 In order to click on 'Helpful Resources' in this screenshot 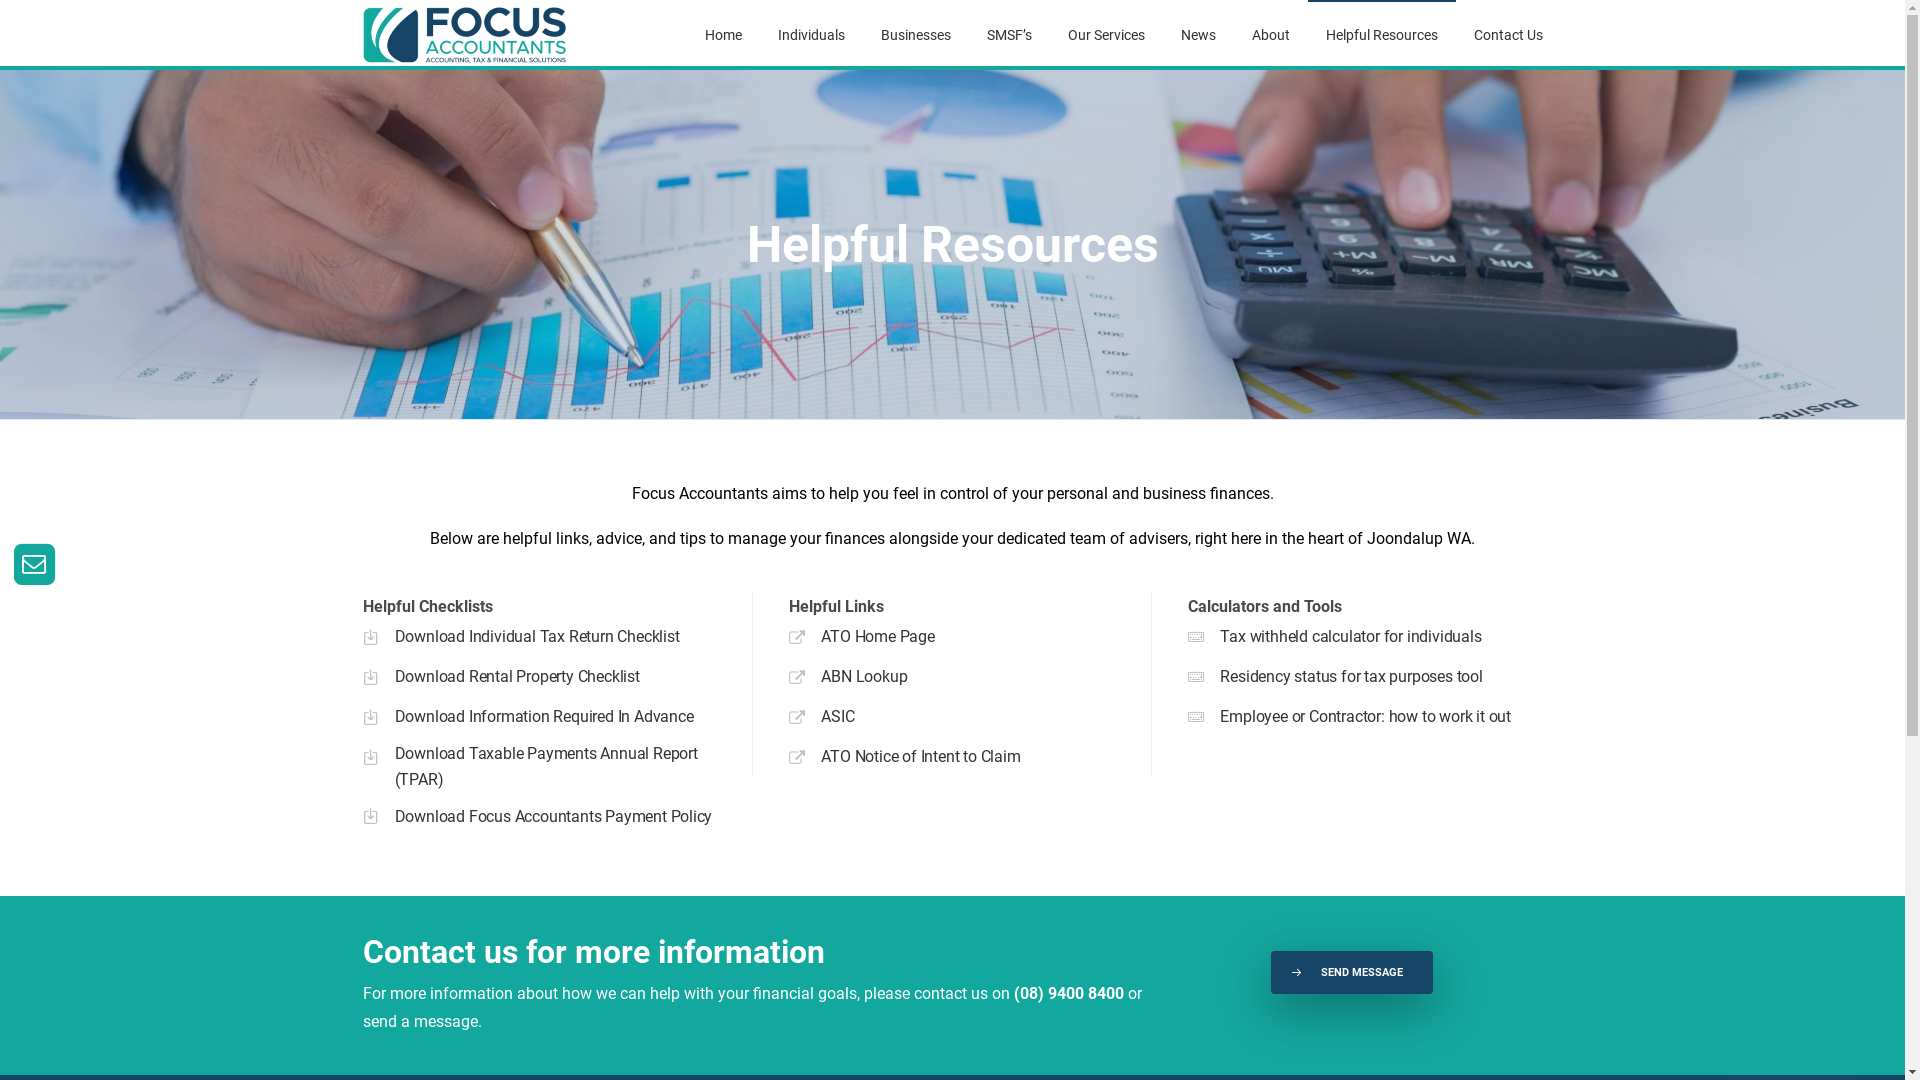, I will do `click(1381, 34)`.